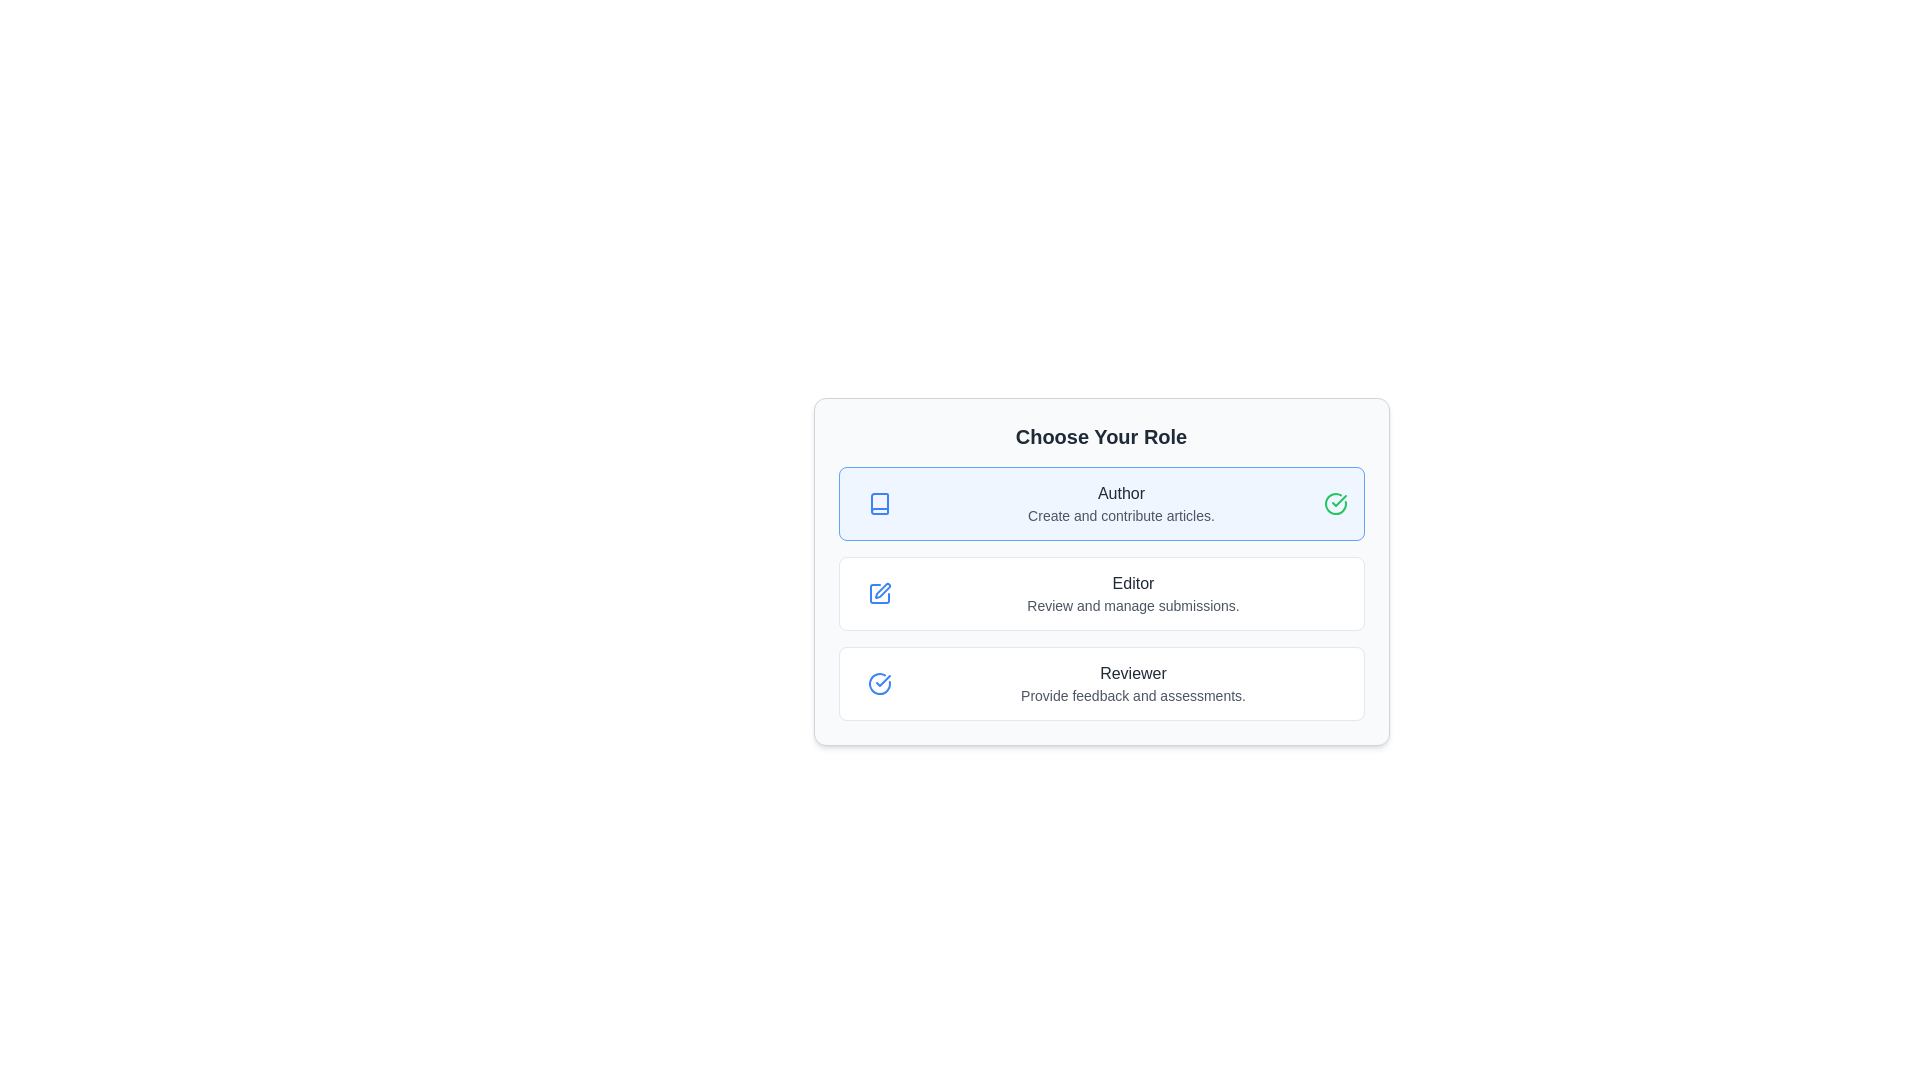  Describe the element at coordinates (879, 682) in the screenshot. I see `the visual indicator icon in the third row of the 'Reviewer' section in the 'Choose Your Role' interface` at that location.